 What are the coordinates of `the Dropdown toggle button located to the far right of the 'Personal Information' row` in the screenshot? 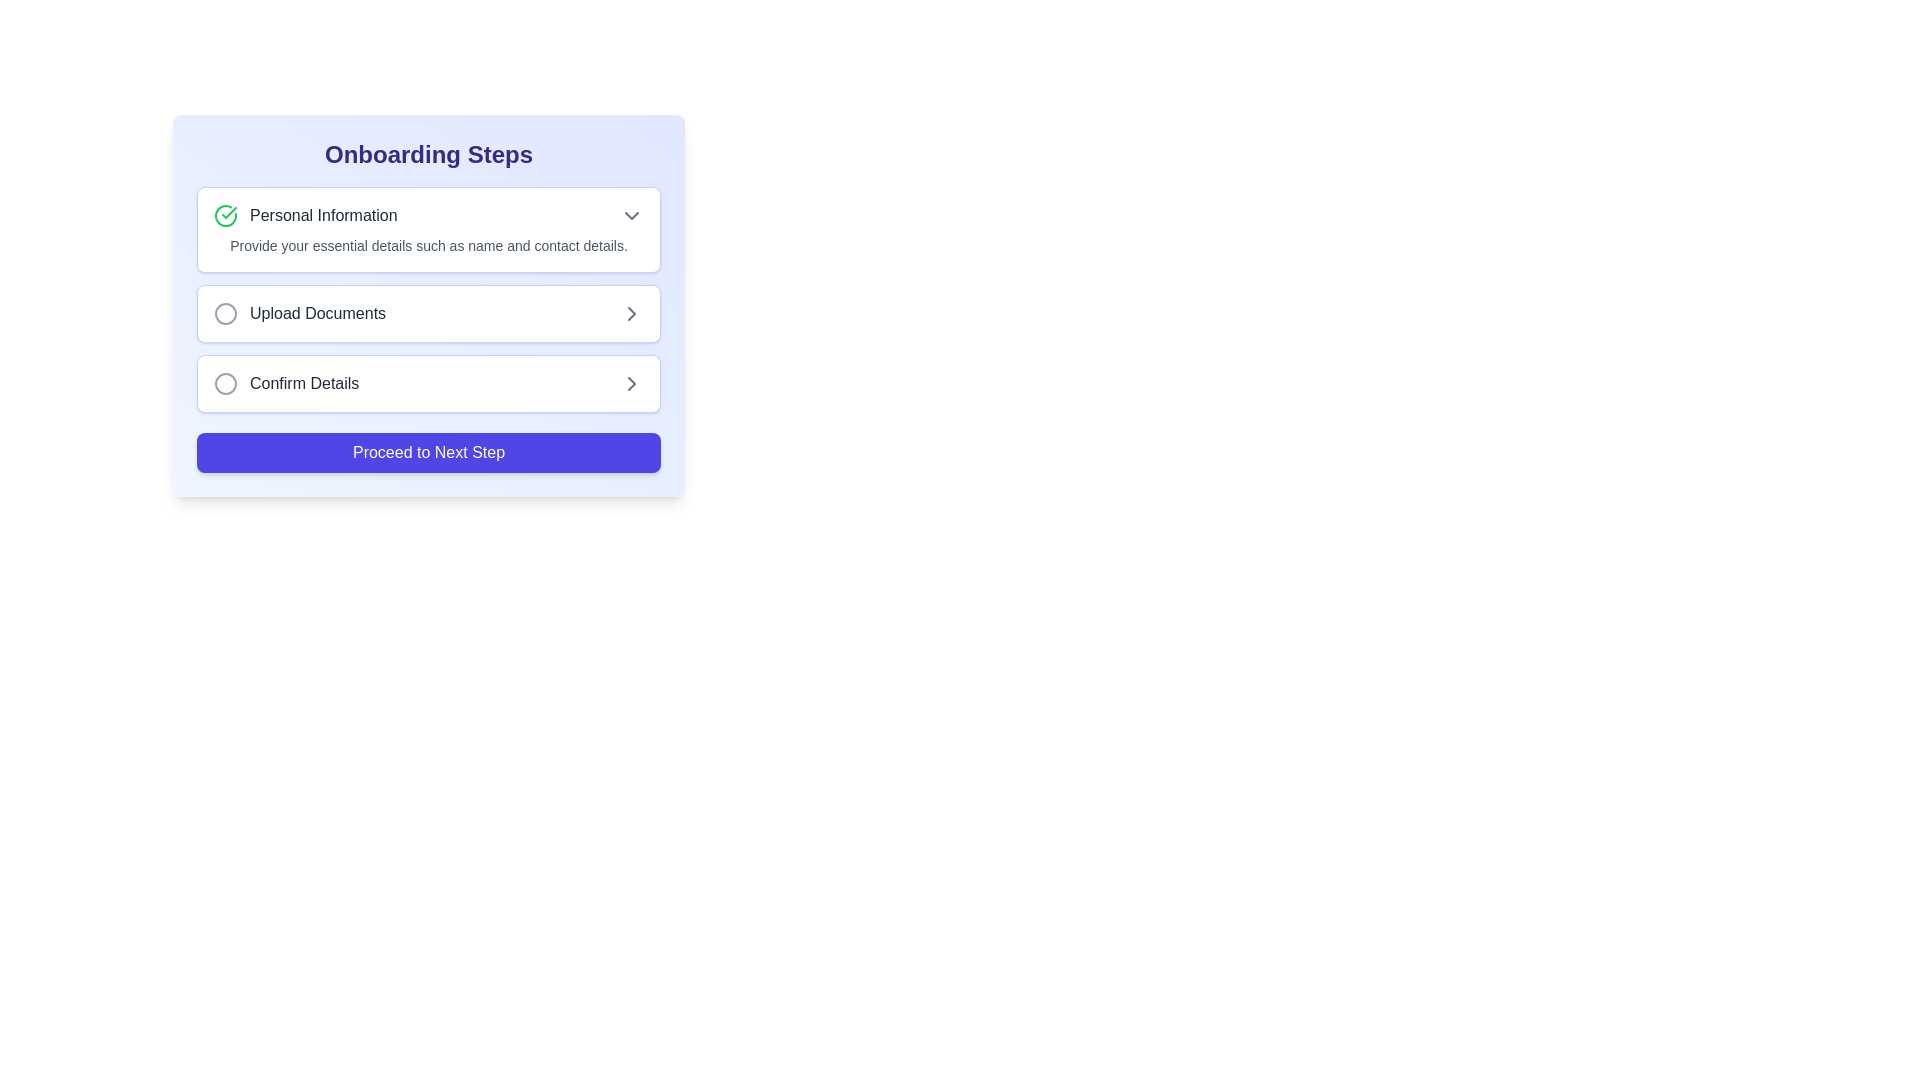 It's located at (631, 216).